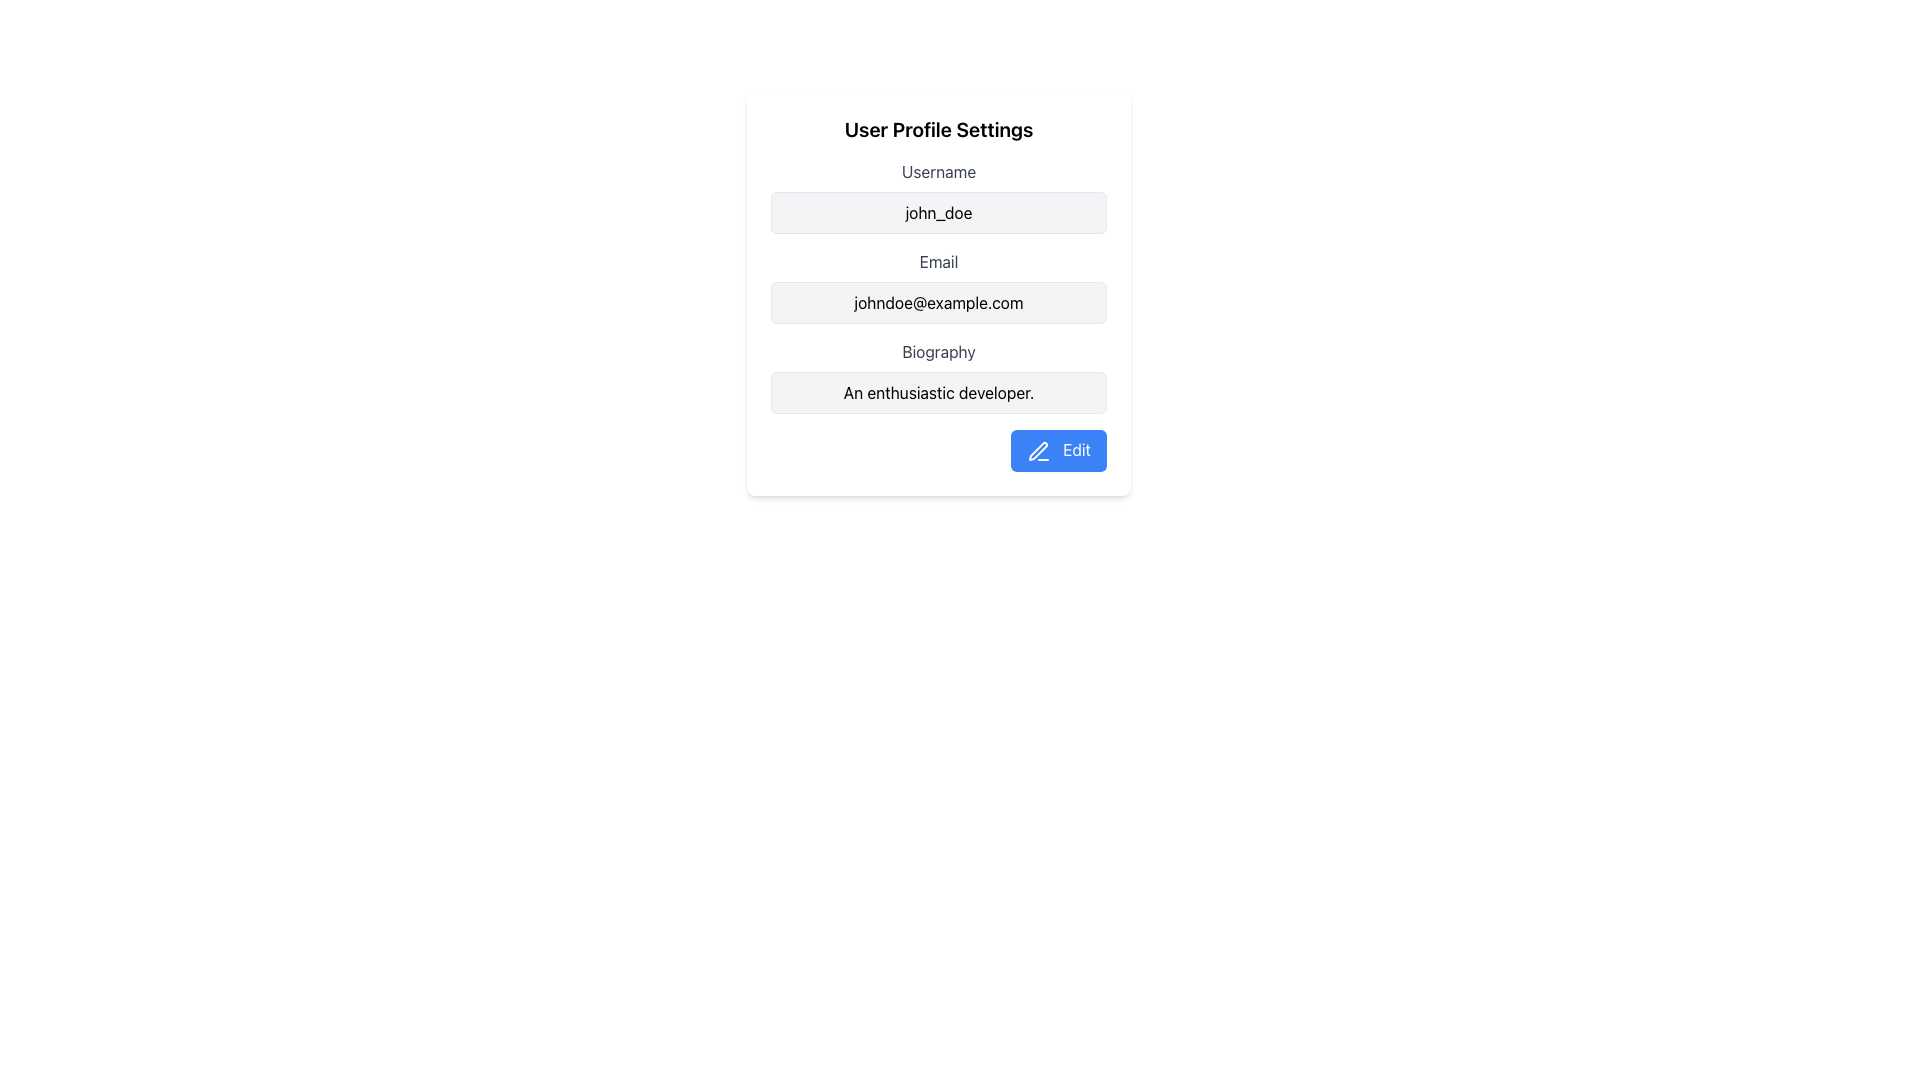 This screenshot has height=1080, width=1920. Describe the element at coordinates (938, 212) in the screenshot. I see `the static text display box that shows the username, located below the 'Username' label in the User Profile Settings form` at that location.